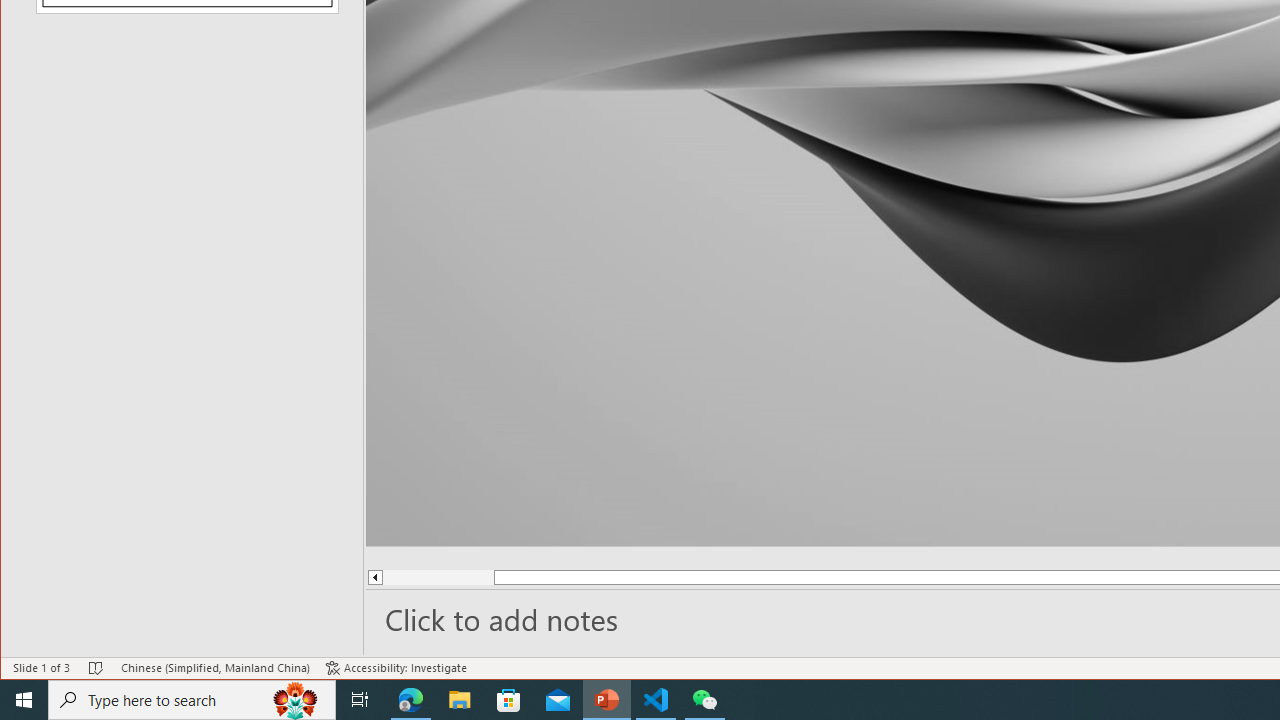  Describe the element at coordinates (606, 698) in the screenshot. I see `'PowerPoint - 1 running window'` at that location.